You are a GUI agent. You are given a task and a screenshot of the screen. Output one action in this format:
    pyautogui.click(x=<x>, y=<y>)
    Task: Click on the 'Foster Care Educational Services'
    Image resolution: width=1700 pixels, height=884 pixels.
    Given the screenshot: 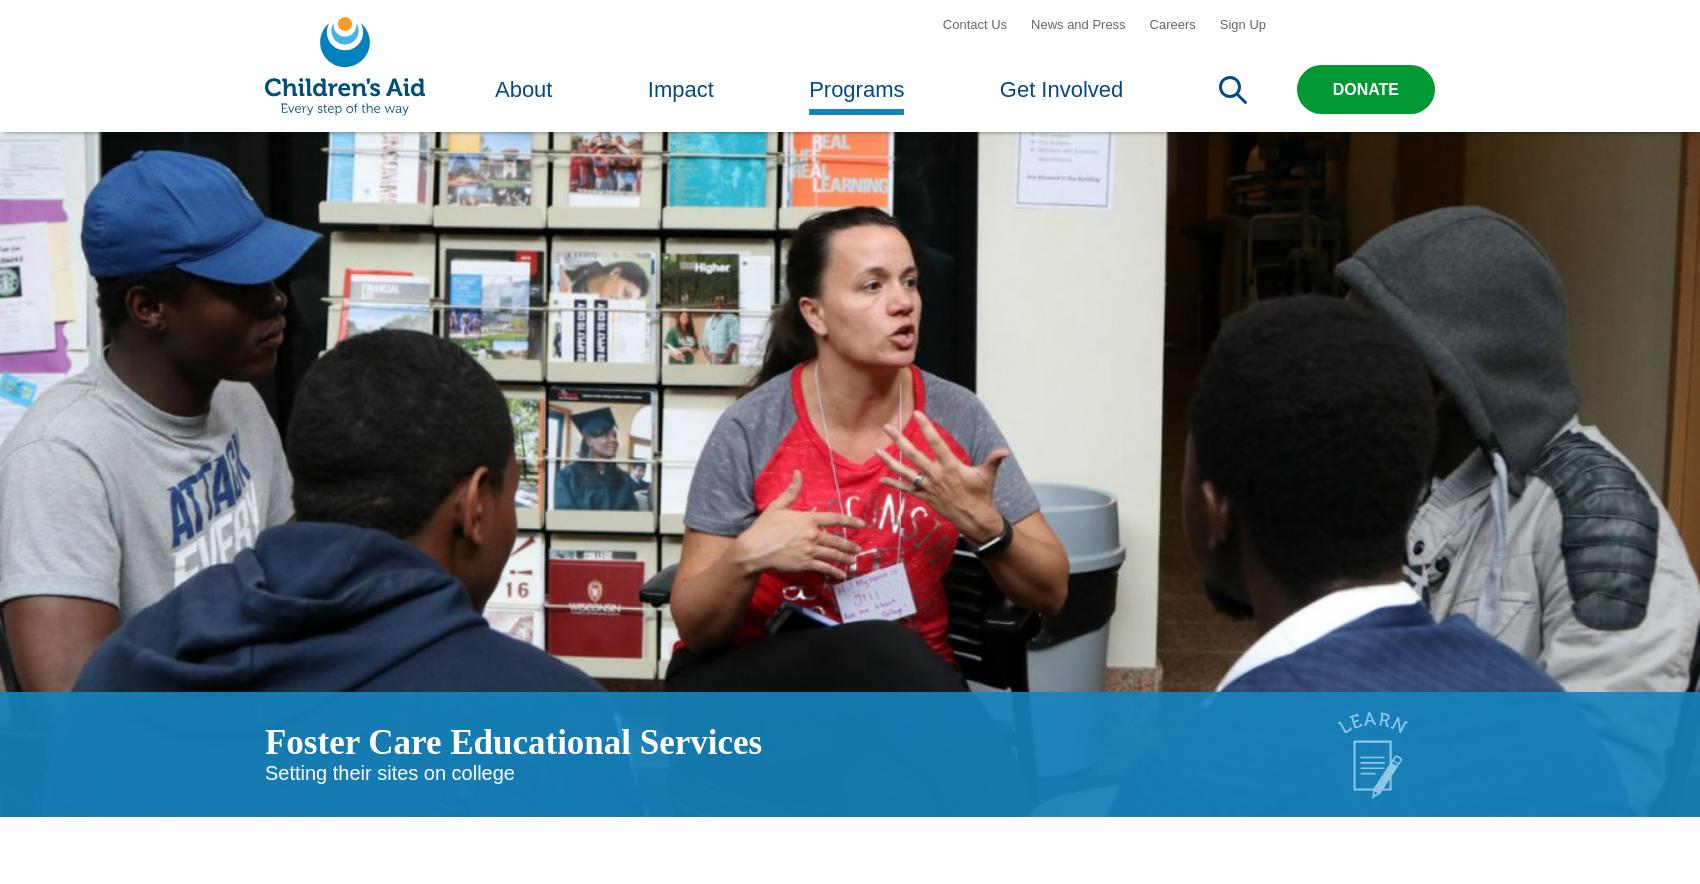 What is the action you would take?
    pyautogui.click(x=513, y=768)
    